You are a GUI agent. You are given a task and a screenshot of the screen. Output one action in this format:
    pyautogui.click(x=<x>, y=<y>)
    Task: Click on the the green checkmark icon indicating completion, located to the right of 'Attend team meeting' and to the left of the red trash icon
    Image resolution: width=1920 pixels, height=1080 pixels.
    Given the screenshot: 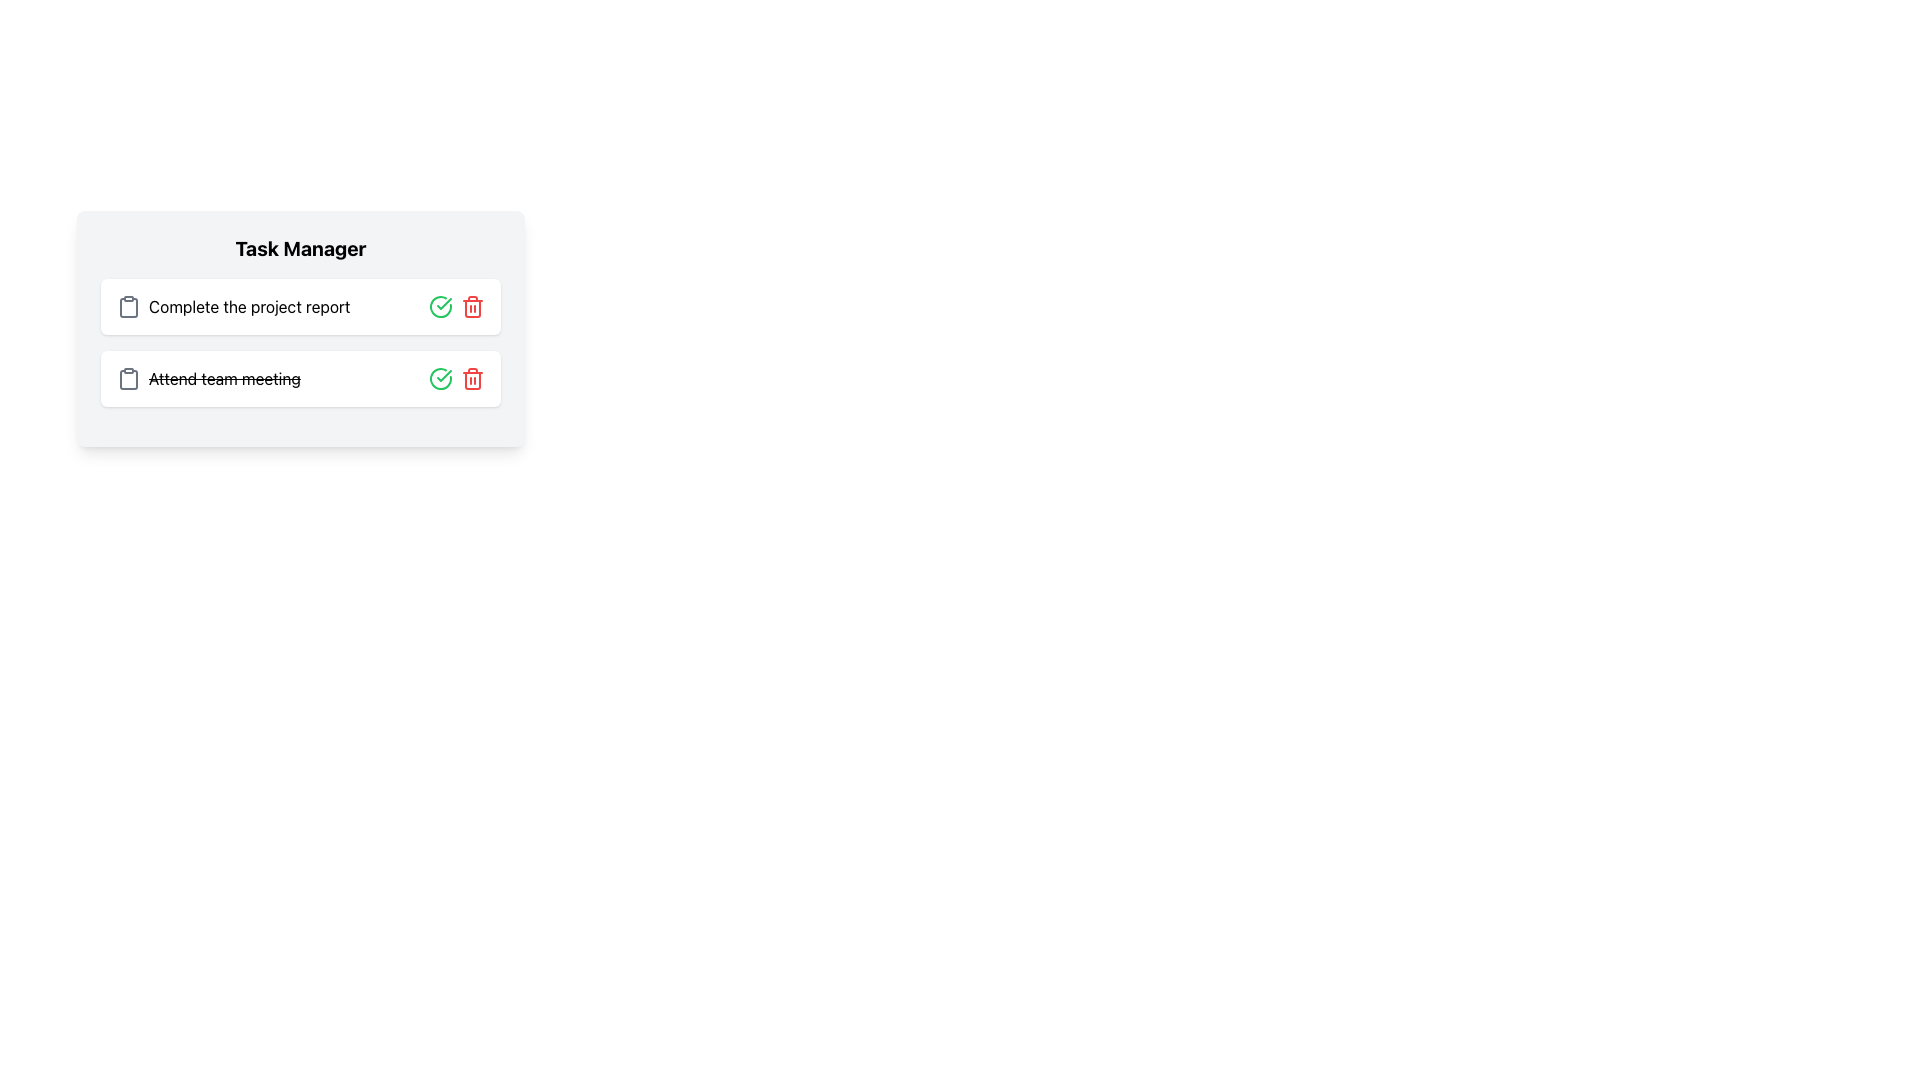 What is the action you would take?
    pyautogui.click(x=440, y=378)
    